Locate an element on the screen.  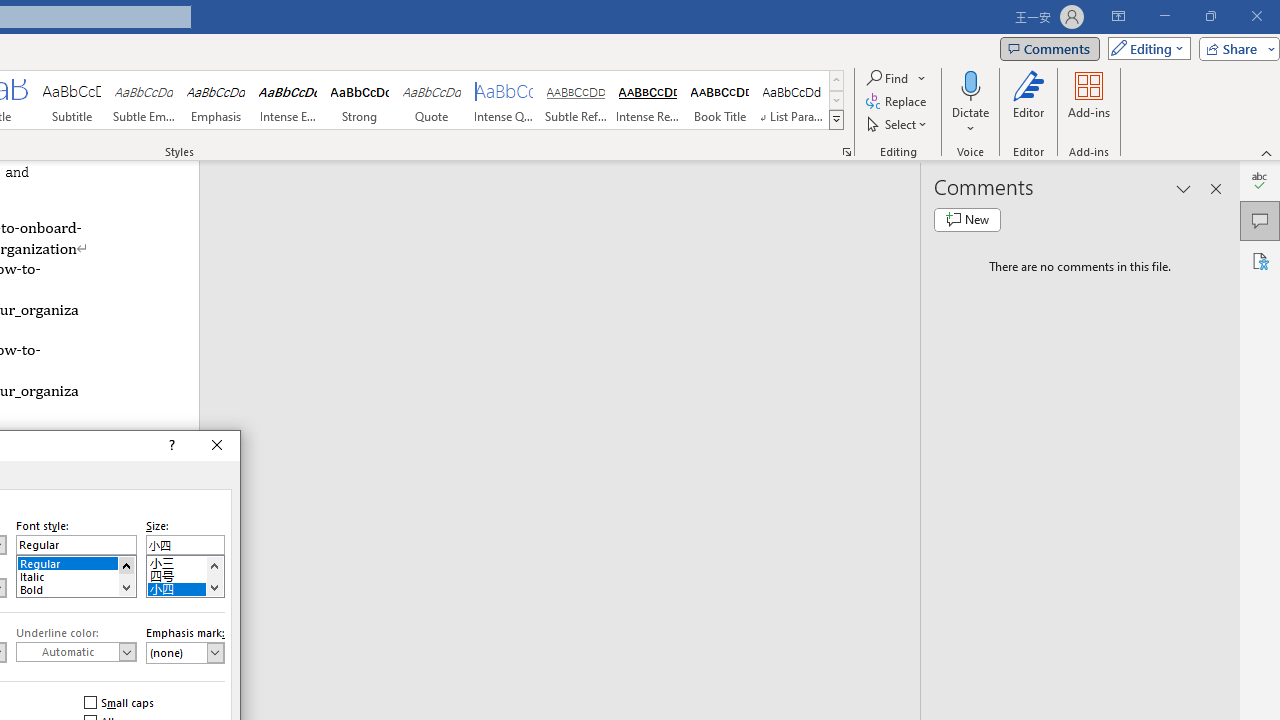
'RichEdit Control' is located at coordinates (185, 545).